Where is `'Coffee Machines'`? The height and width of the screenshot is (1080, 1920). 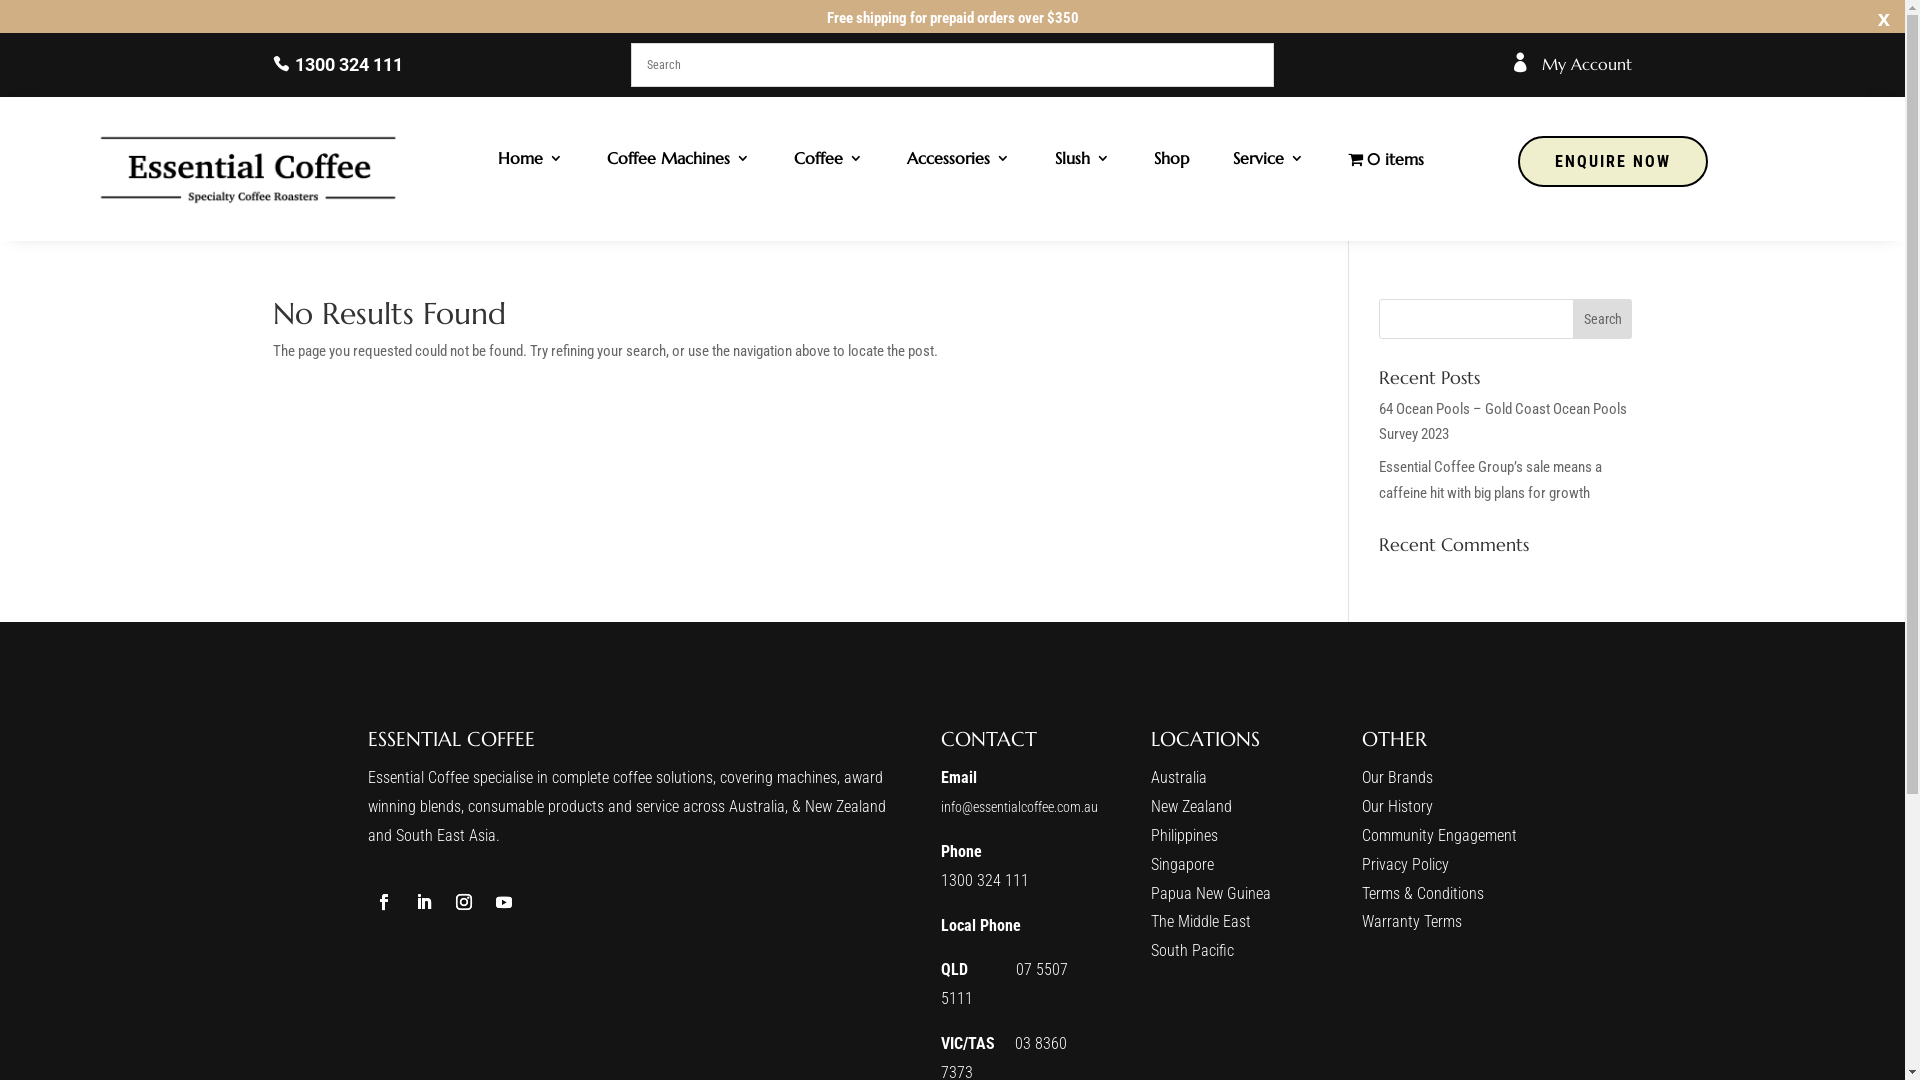 'Coffee Machines' is located at coordinates (678, 161).